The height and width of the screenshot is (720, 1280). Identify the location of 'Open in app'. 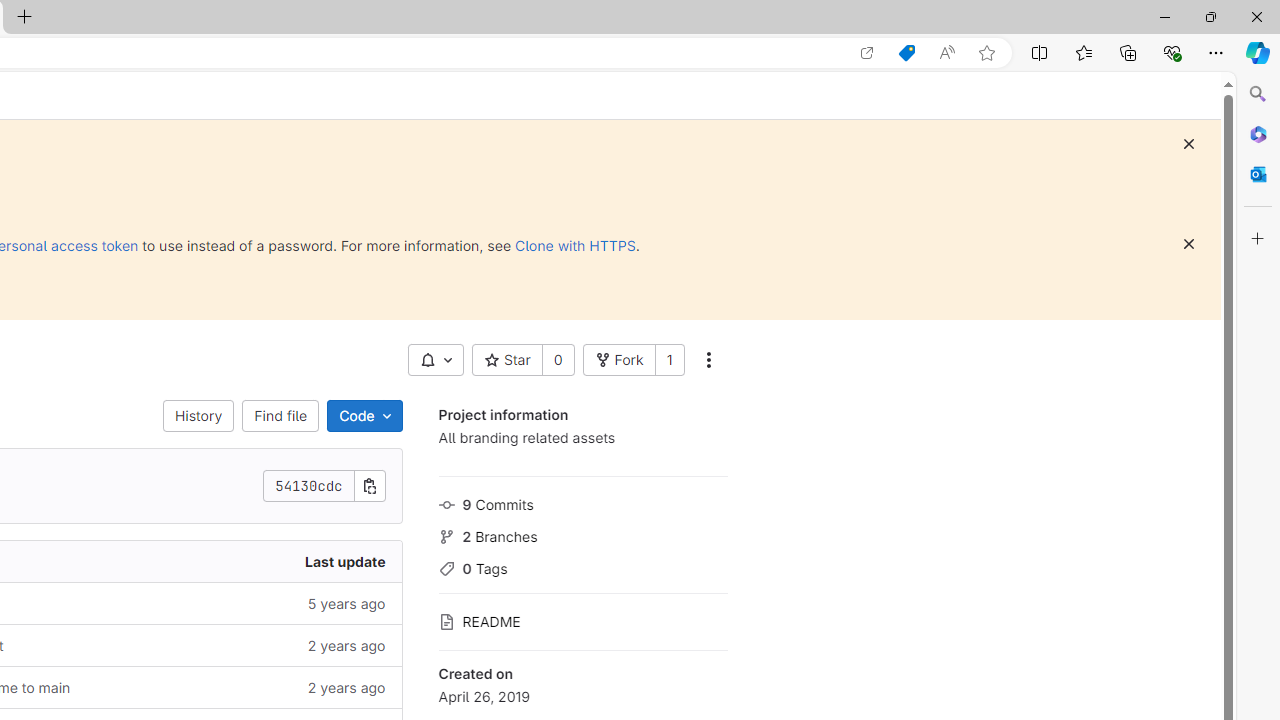
(867, 52).